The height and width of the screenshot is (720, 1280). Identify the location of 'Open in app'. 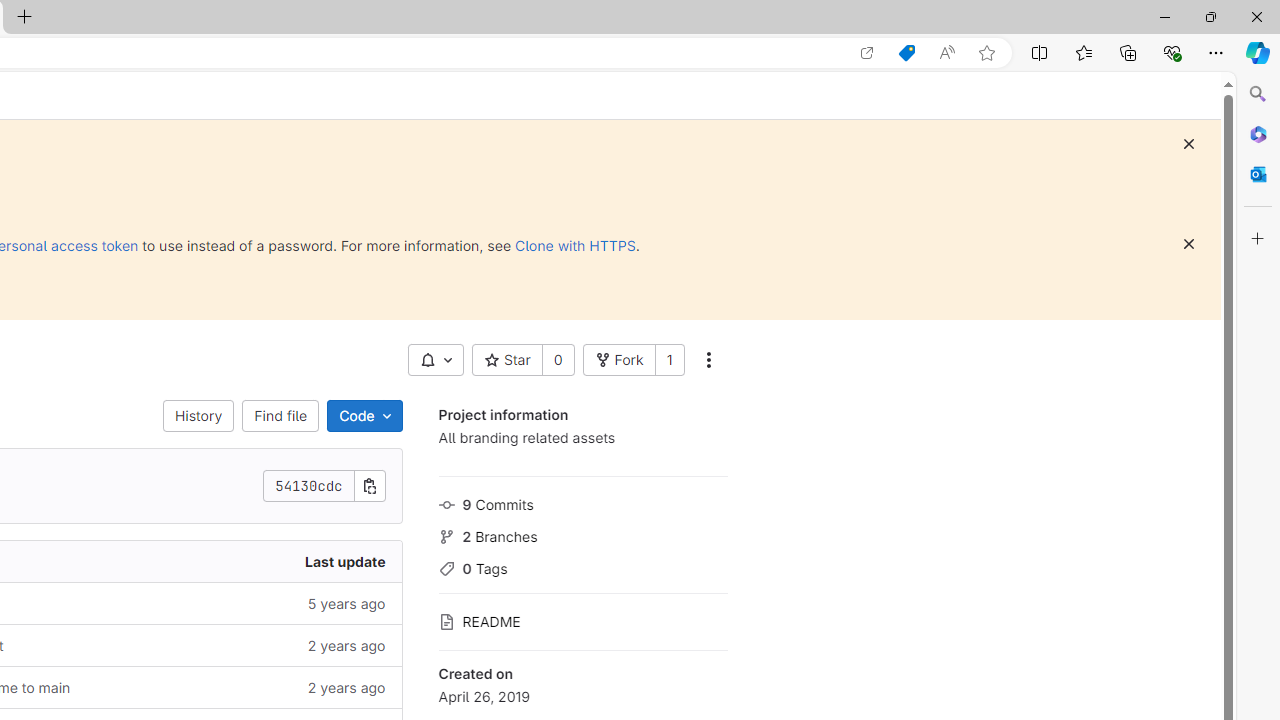
(867, 52).